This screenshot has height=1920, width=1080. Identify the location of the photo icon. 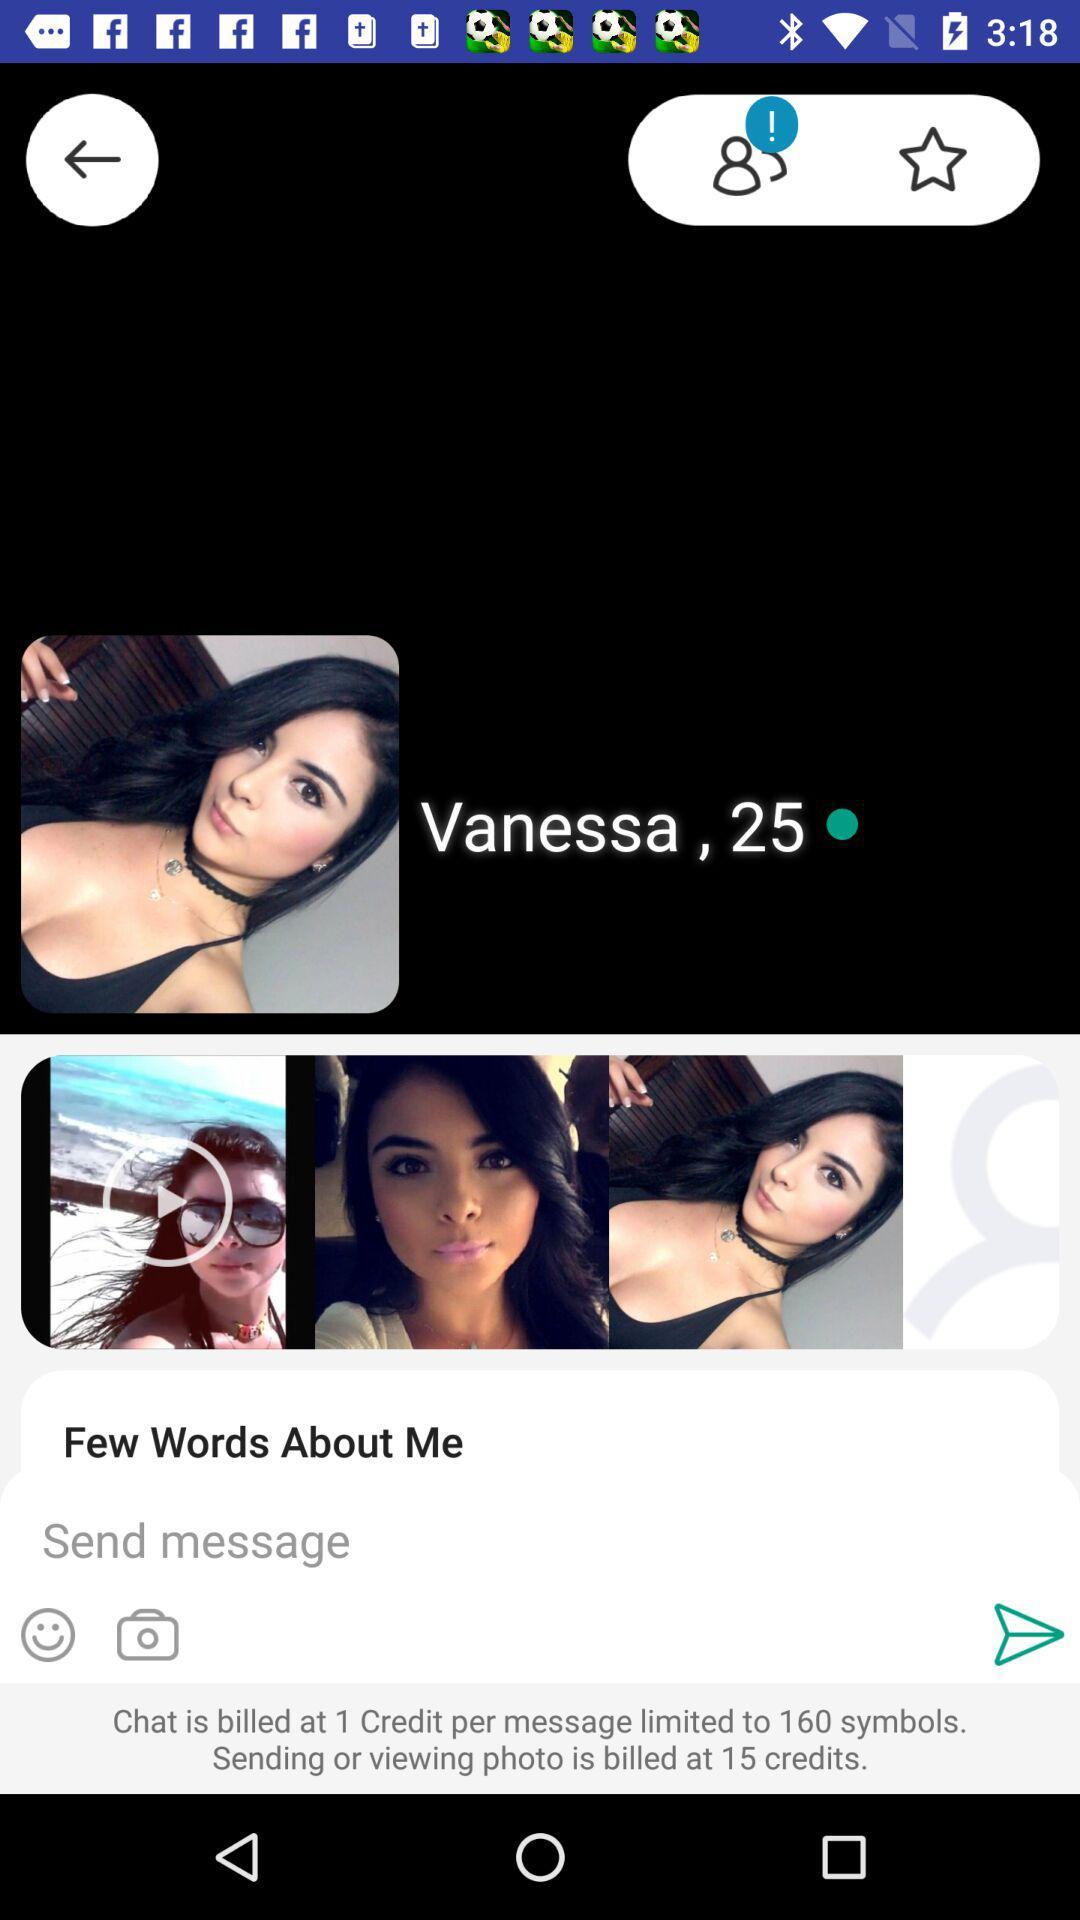
(146, 1634).